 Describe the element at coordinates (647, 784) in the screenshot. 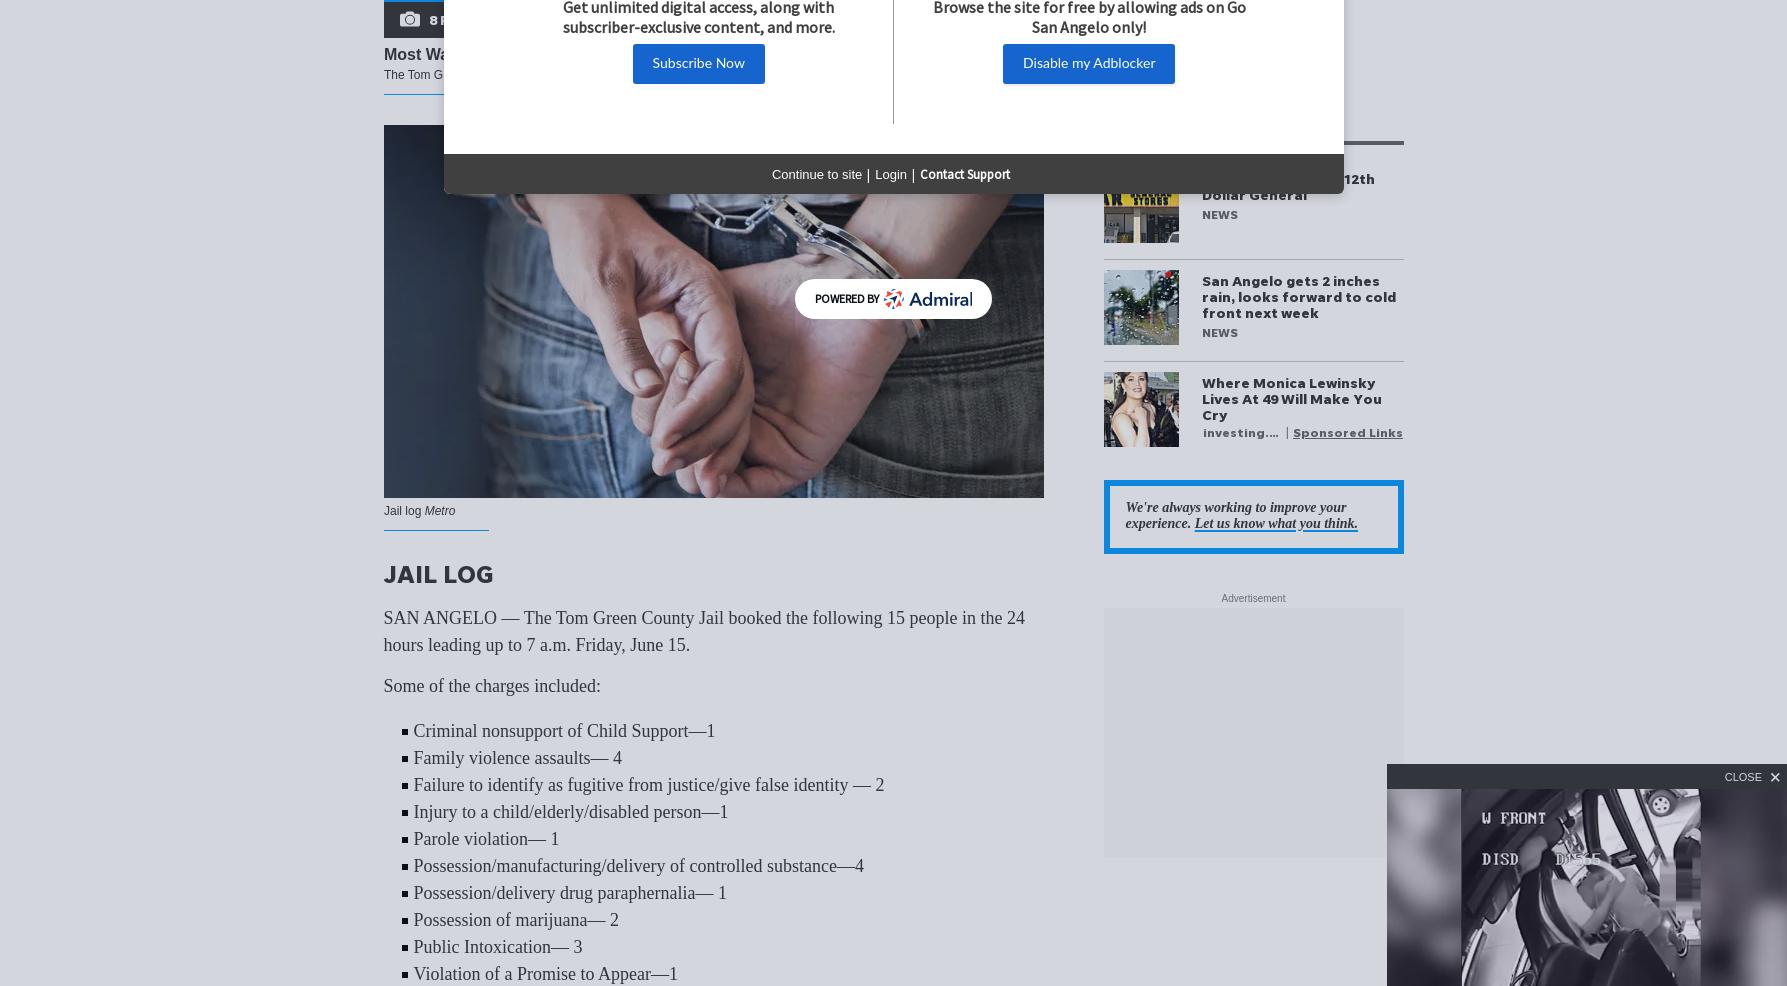

I see `'Failure to identify as fugitive from justice/give false identity — 2'` at that location.